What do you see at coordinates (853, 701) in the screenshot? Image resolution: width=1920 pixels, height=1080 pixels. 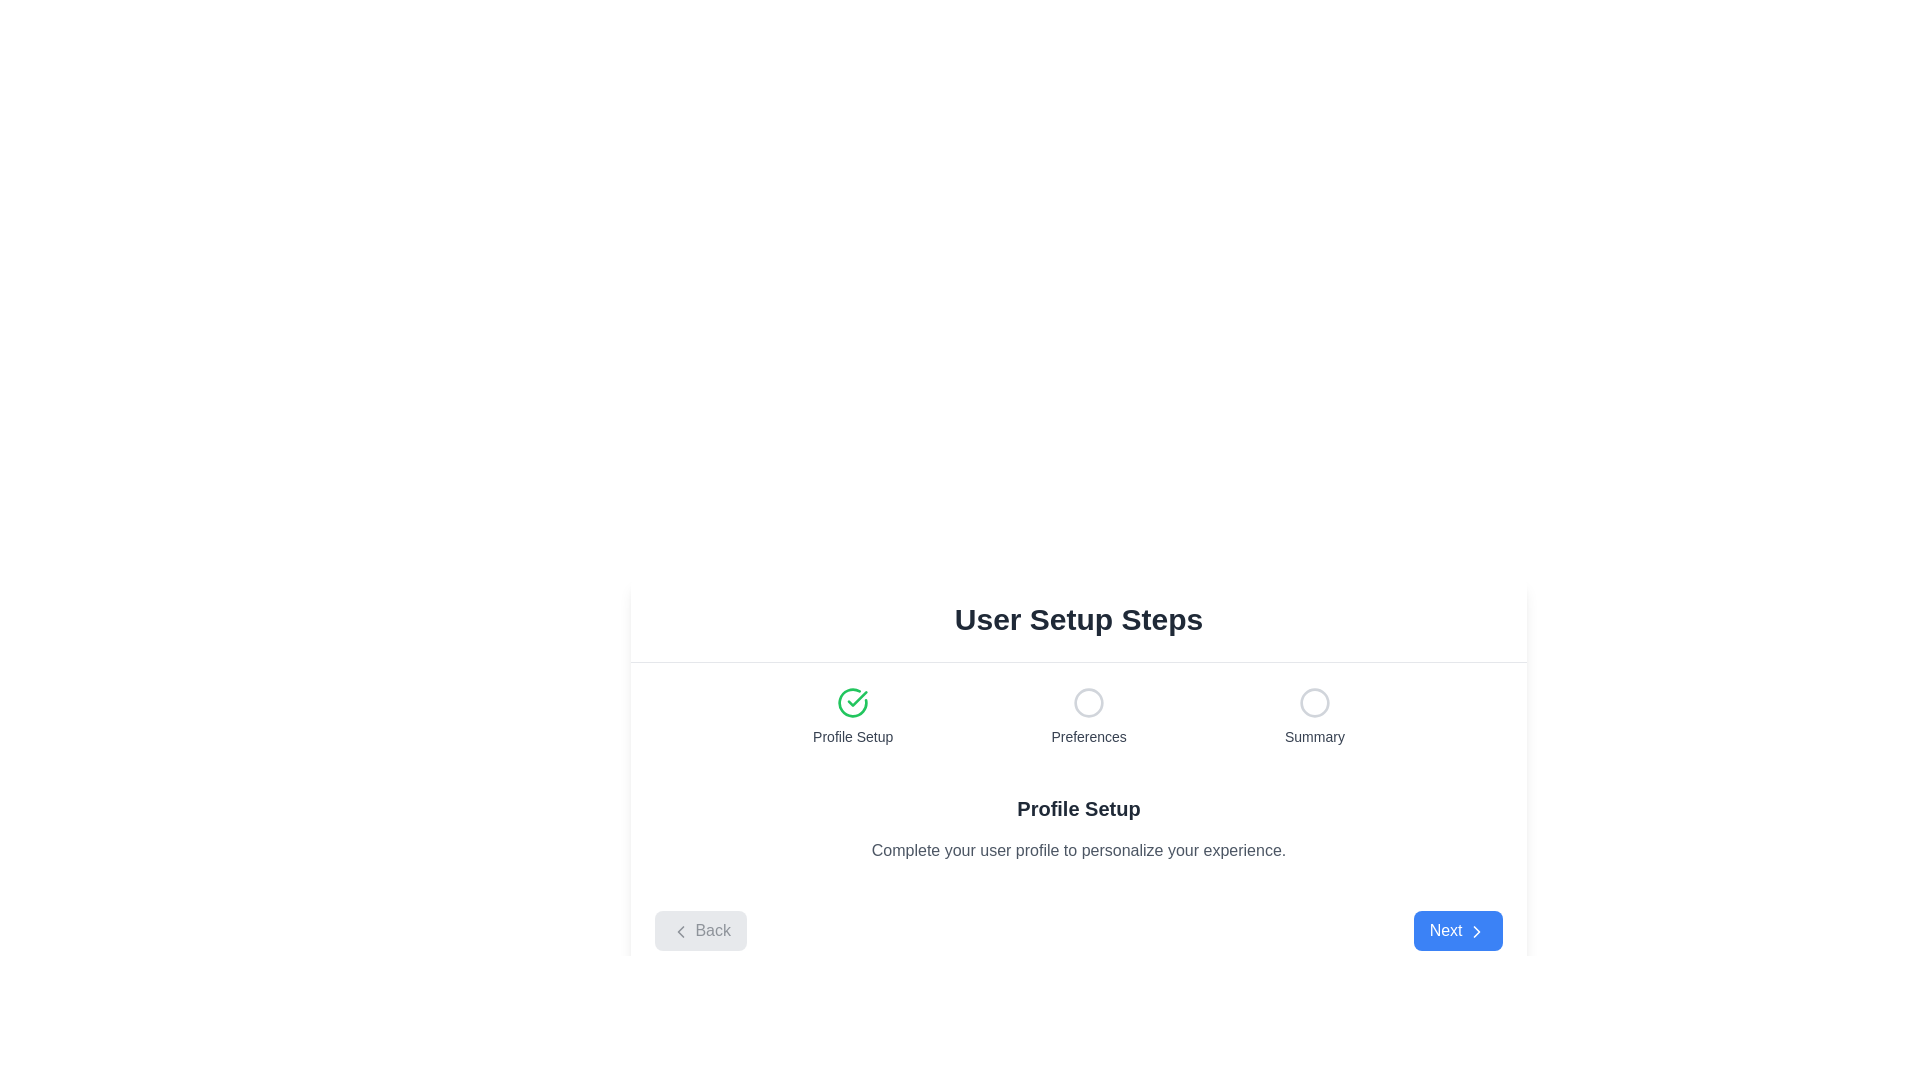 I see `the position of the green circular segment within the checkmark icon, which is part of the 'Profile Setup' section in the 'User Setup Steps' interface` at bounding box center [853, 701].